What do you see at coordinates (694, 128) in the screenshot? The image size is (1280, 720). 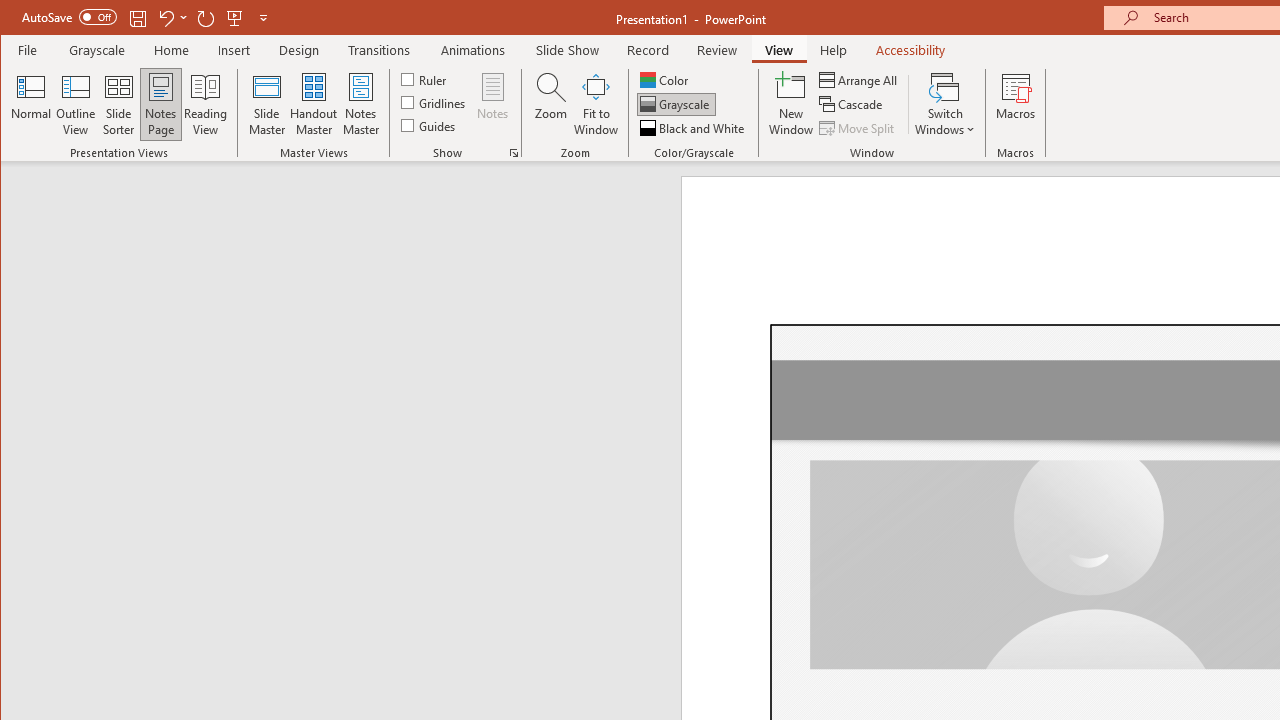 I see `'Black and White'` at bounding box center [694, 128].